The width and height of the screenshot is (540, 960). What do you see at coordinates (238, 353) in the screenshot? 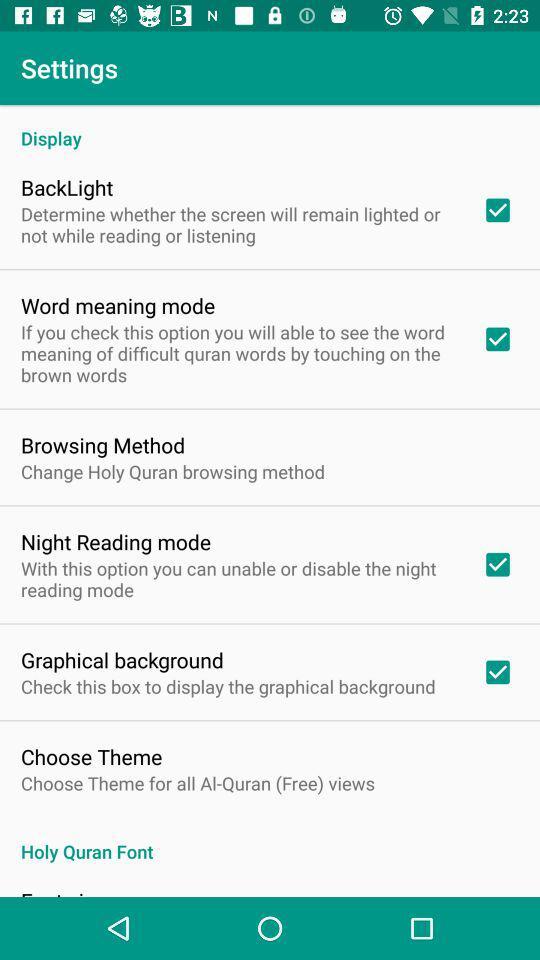
I see `item below the word meaning mode icon` at bounding box center [238, 353].